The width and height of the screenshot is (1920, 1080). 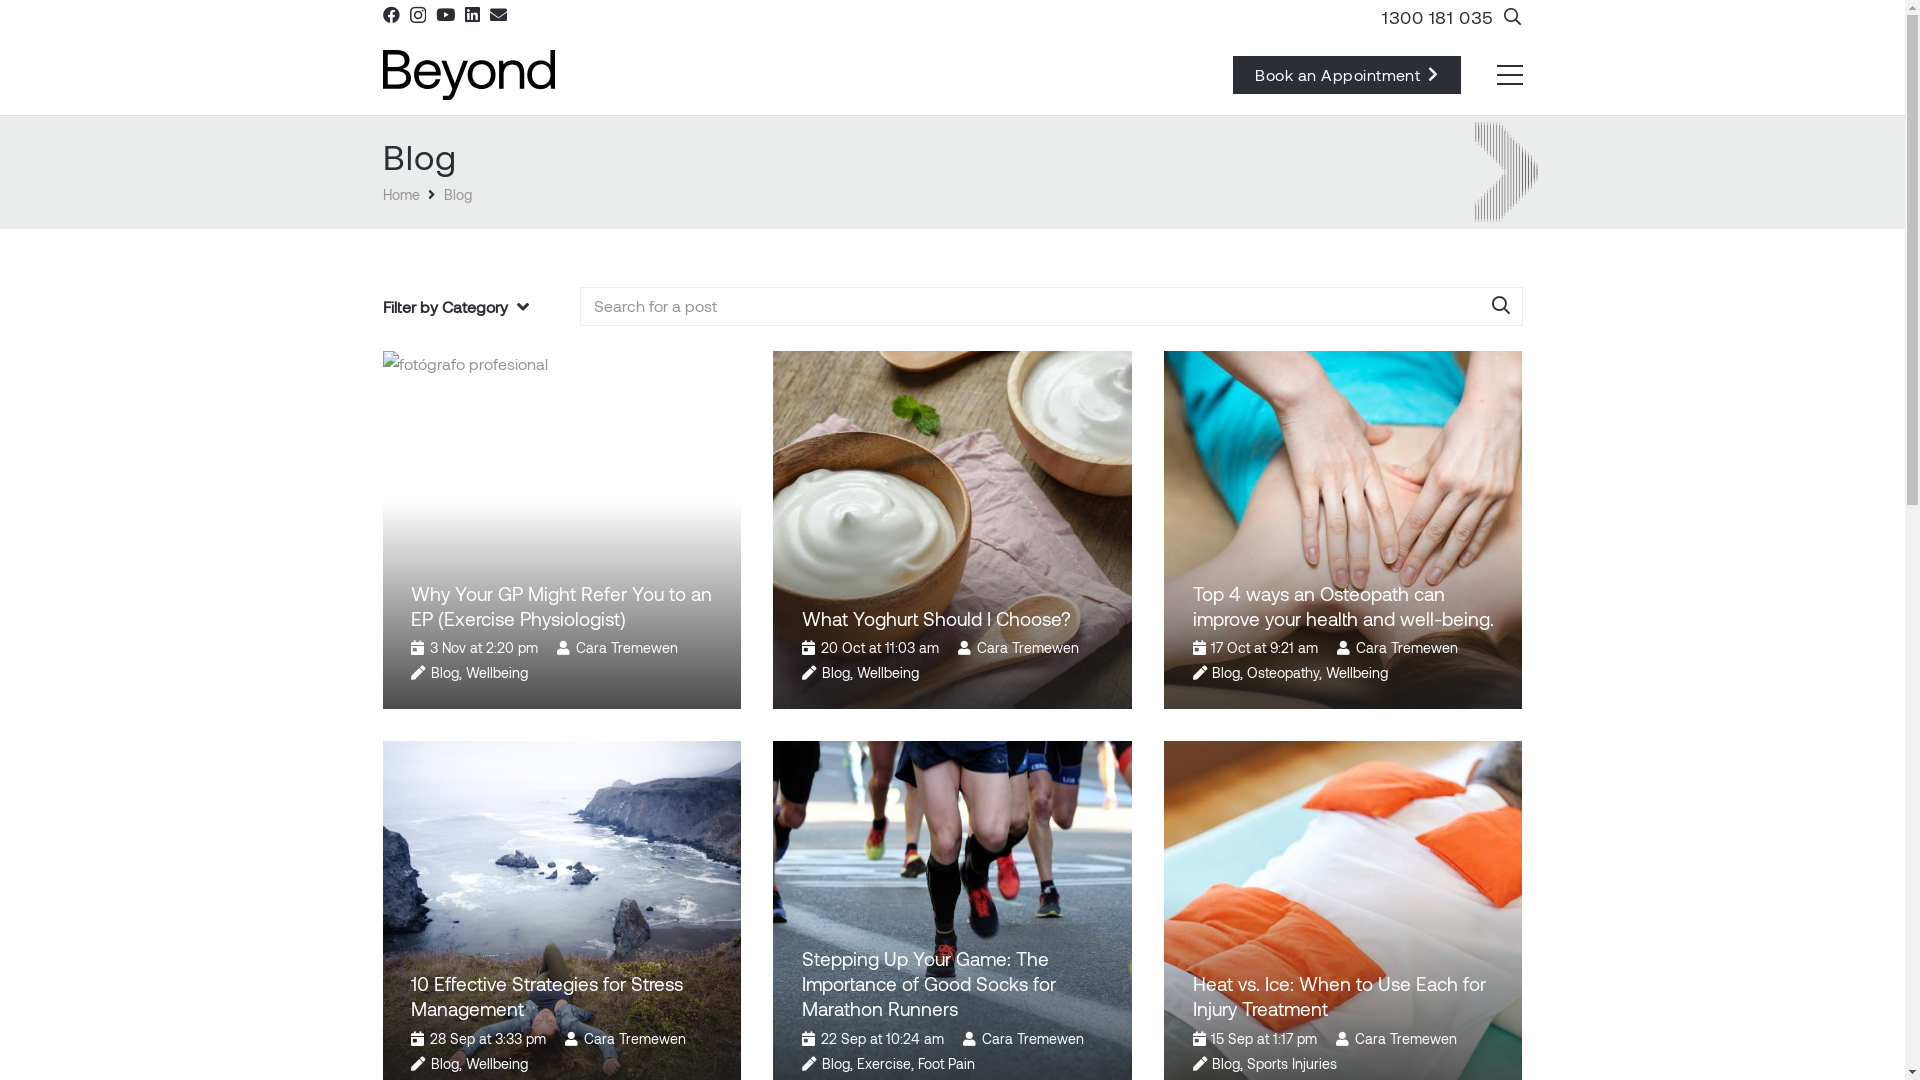 What do you see at coordinates (1291, 1062) in the screenshot?
I see `'Sports Injuries'` at bounding box center [1291, 1062].